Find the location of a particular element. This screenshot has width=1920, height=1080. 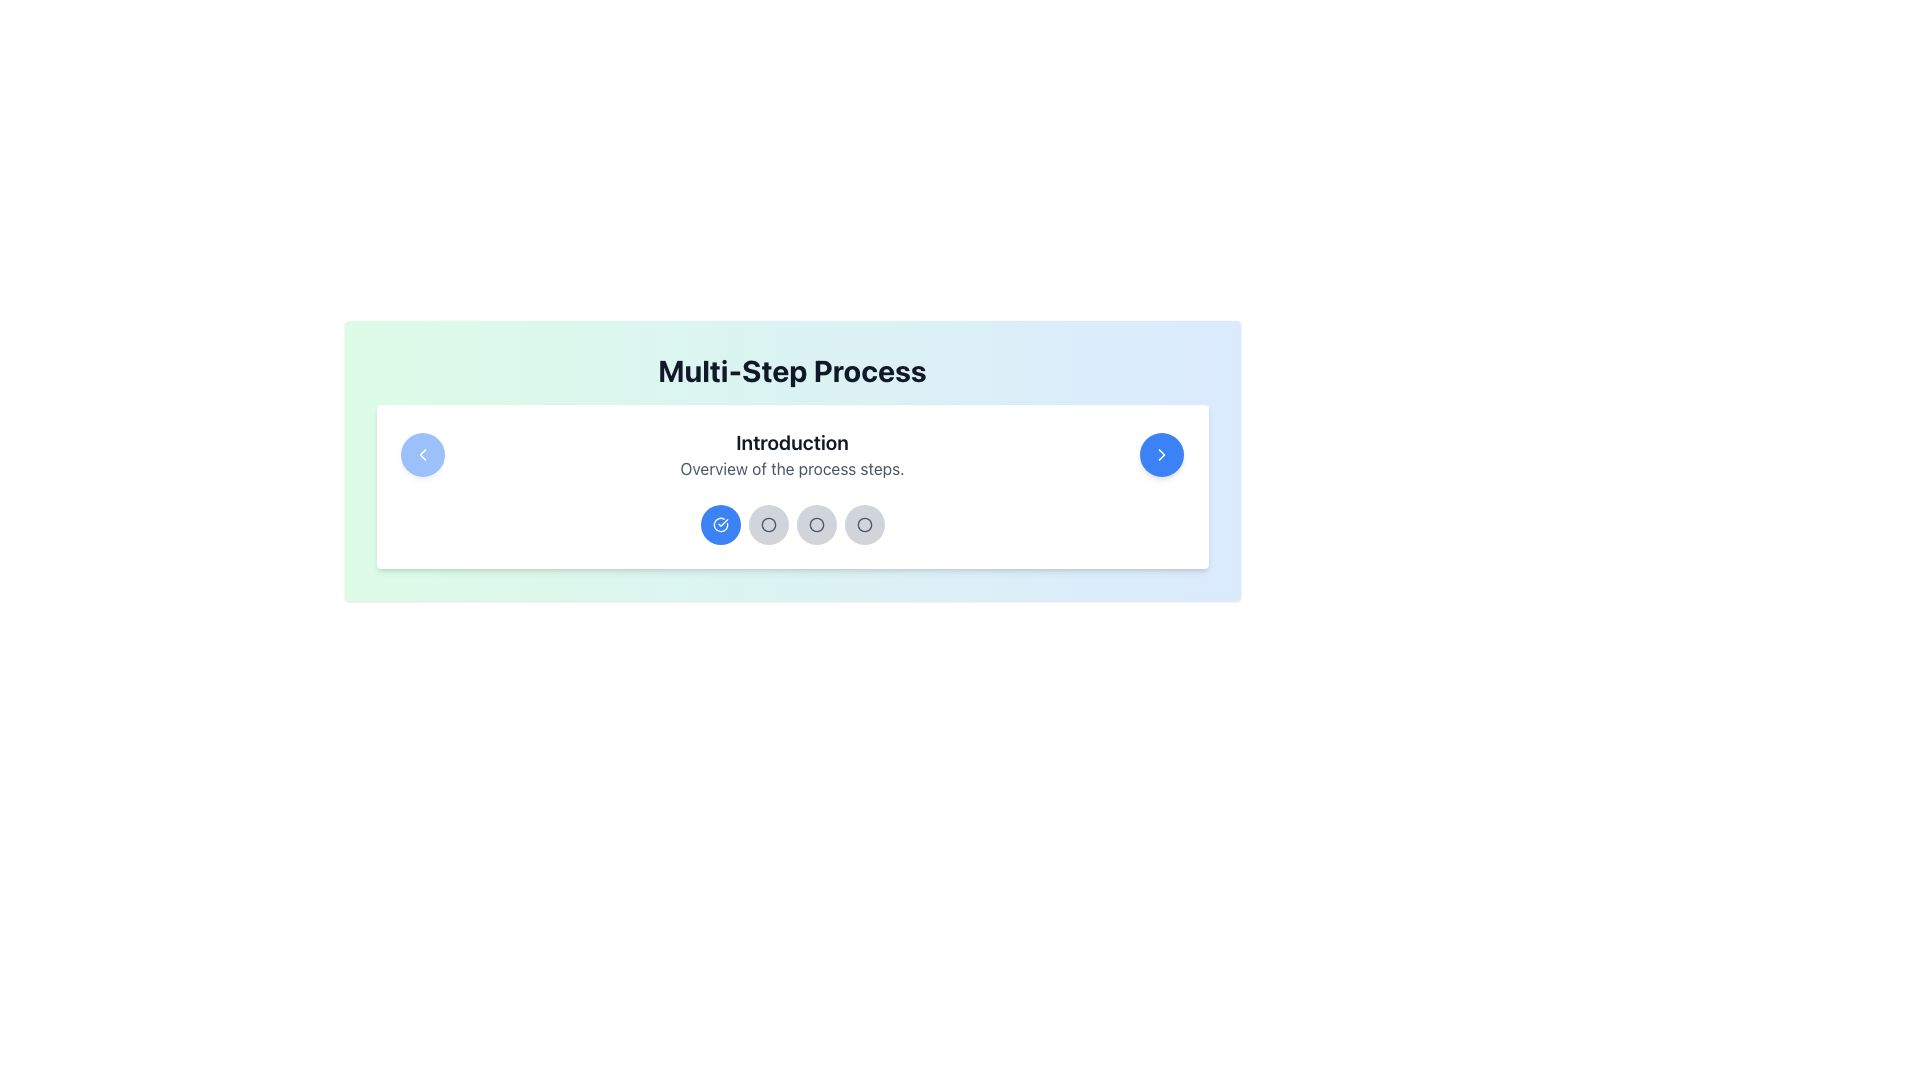

the fifth circular step indicator button in the multi-step process interface is located at coordinates (864, 523).